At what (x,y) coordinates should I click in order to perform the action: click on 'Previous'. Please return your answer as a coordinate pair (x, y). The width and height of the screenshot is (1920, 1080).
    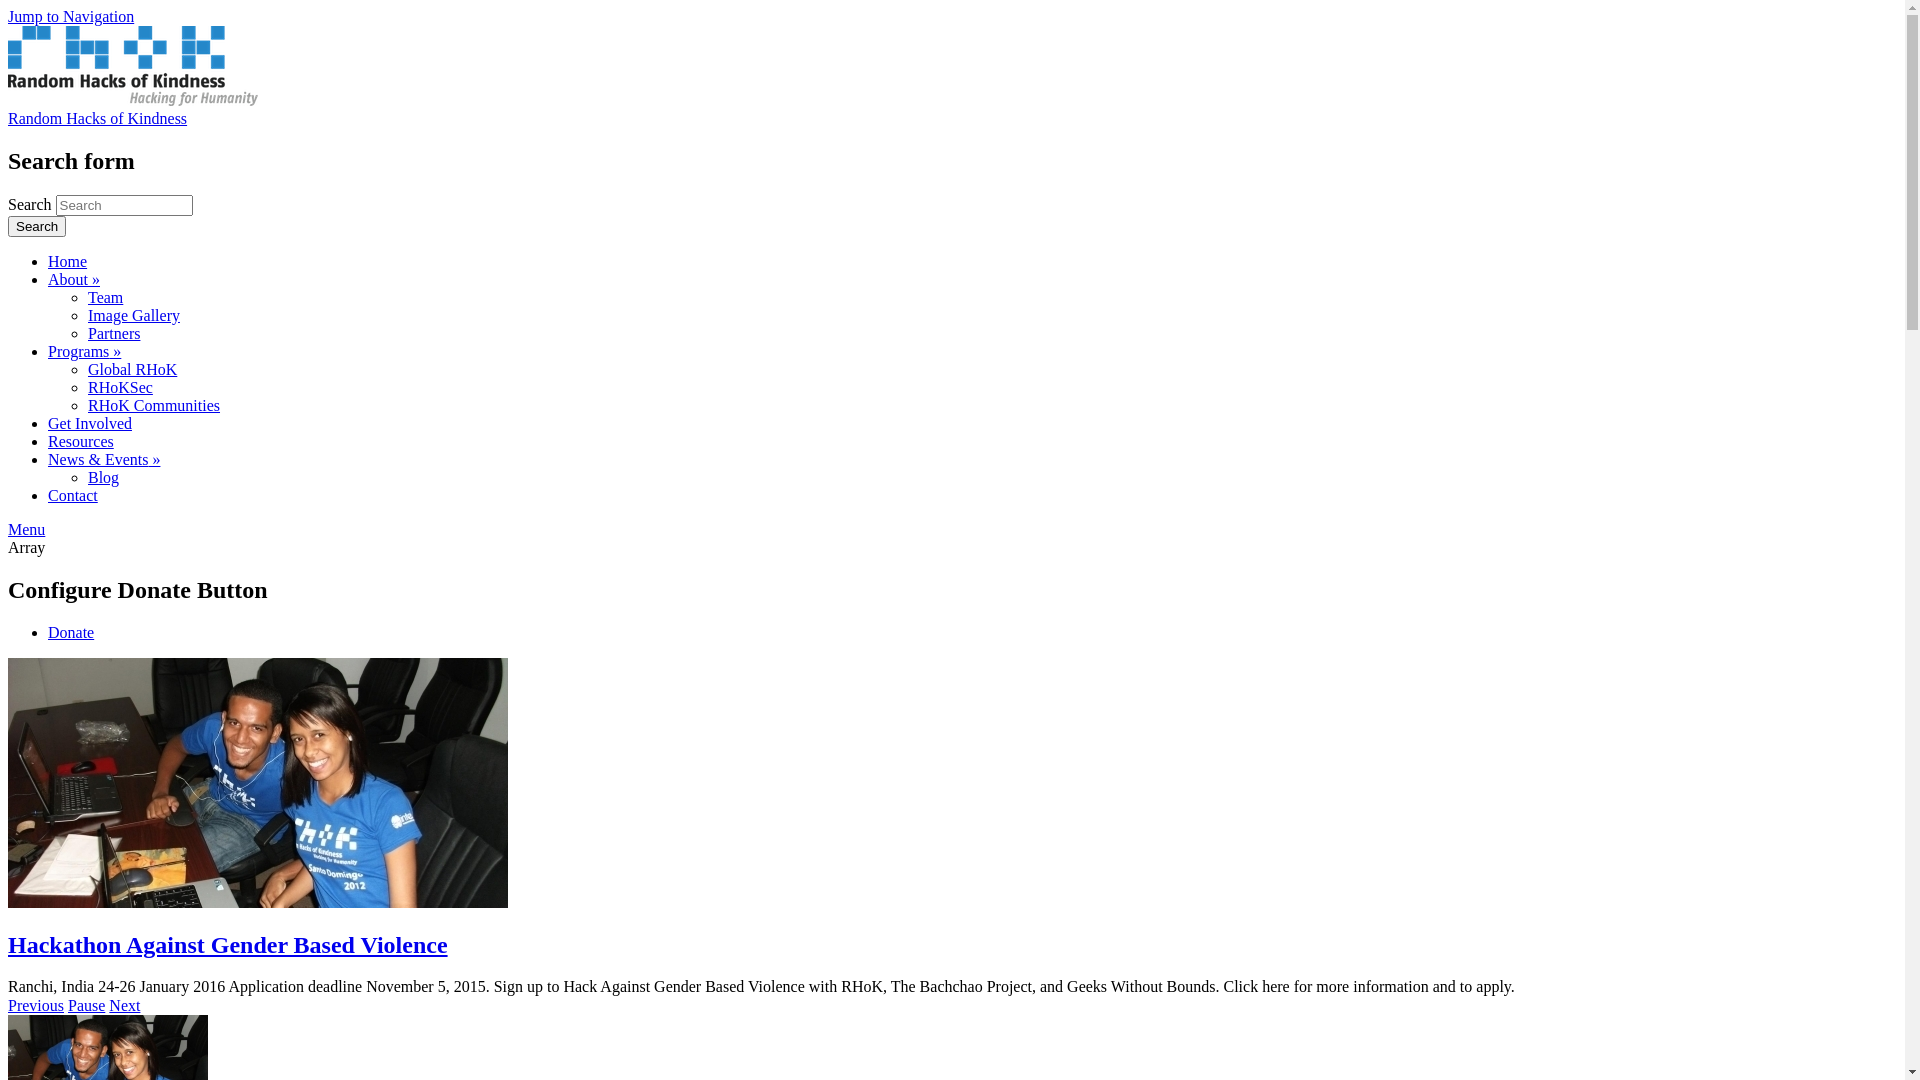
    Looking at the image, I should click on (35, 1005).